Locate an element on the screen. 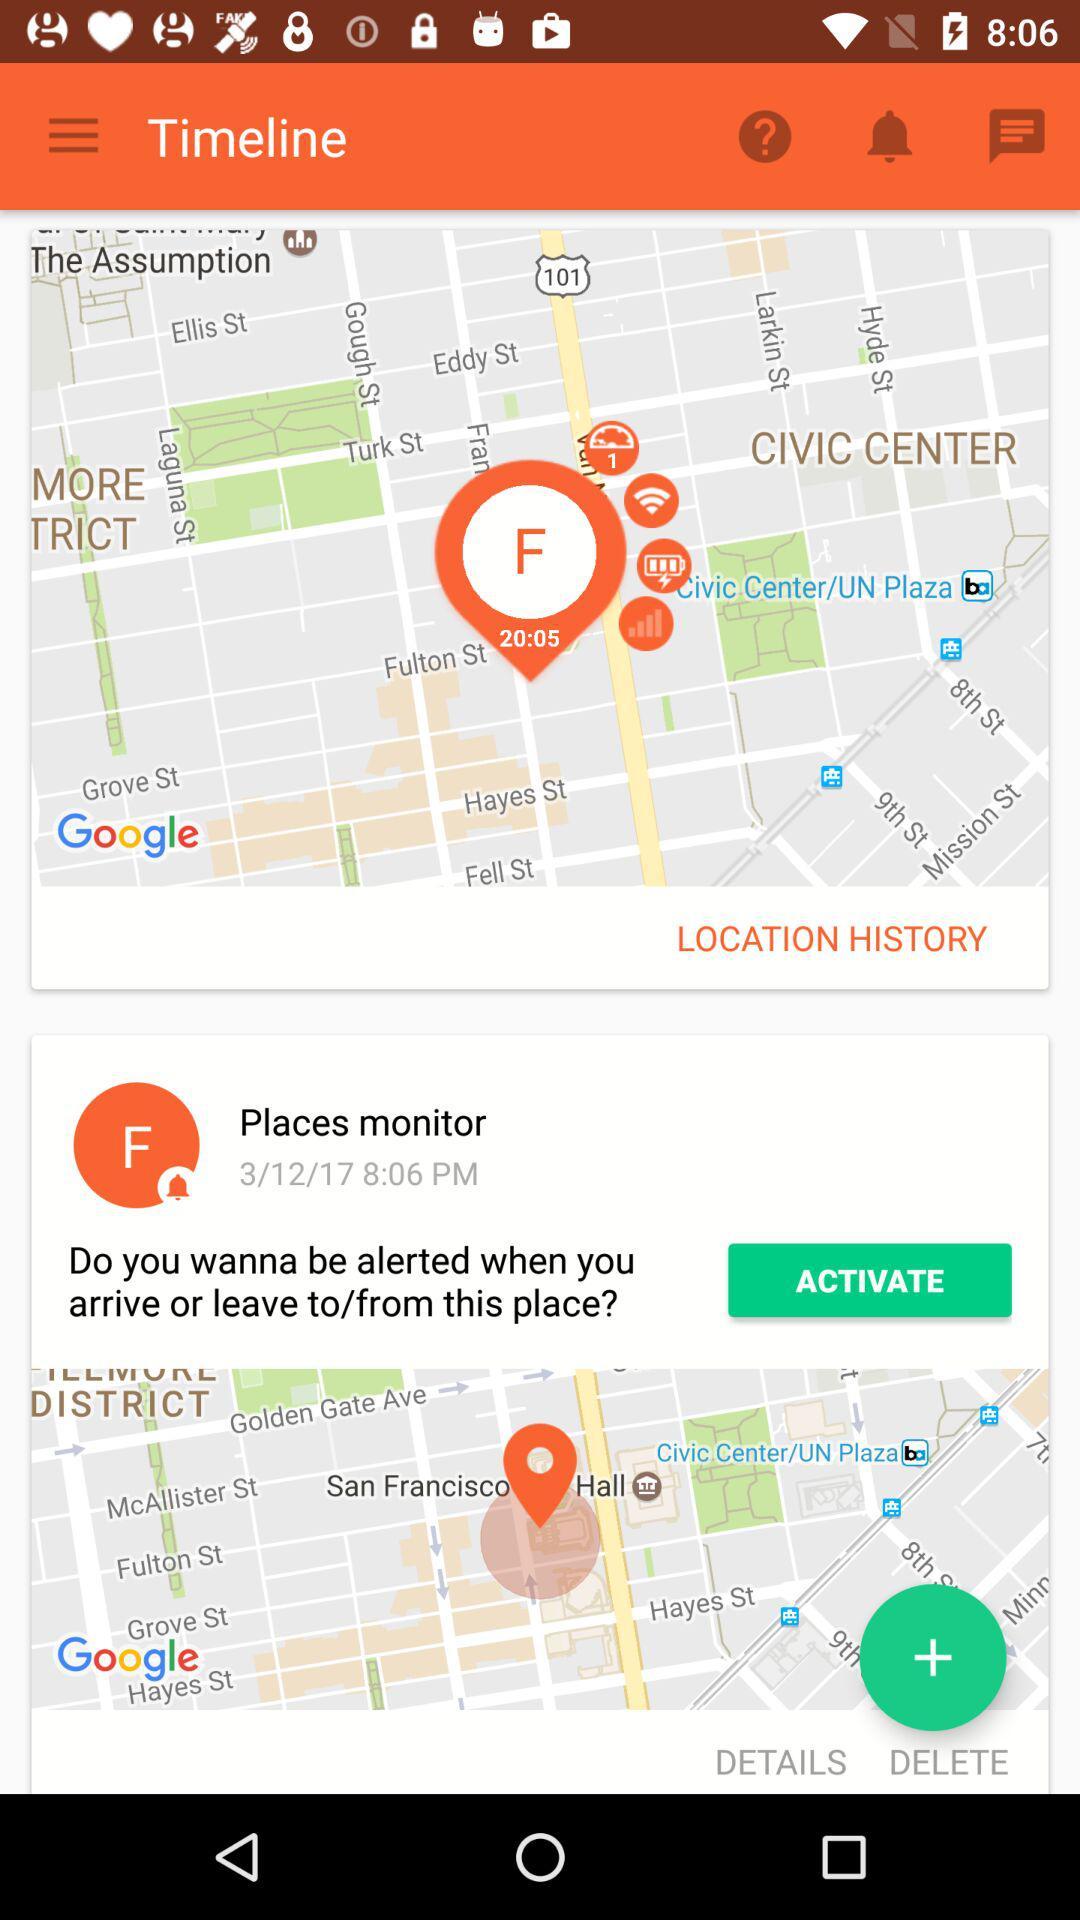 The width and height of the screenshot is (1080, 1920). the icon next to f is located at coordinates (621, 1172).